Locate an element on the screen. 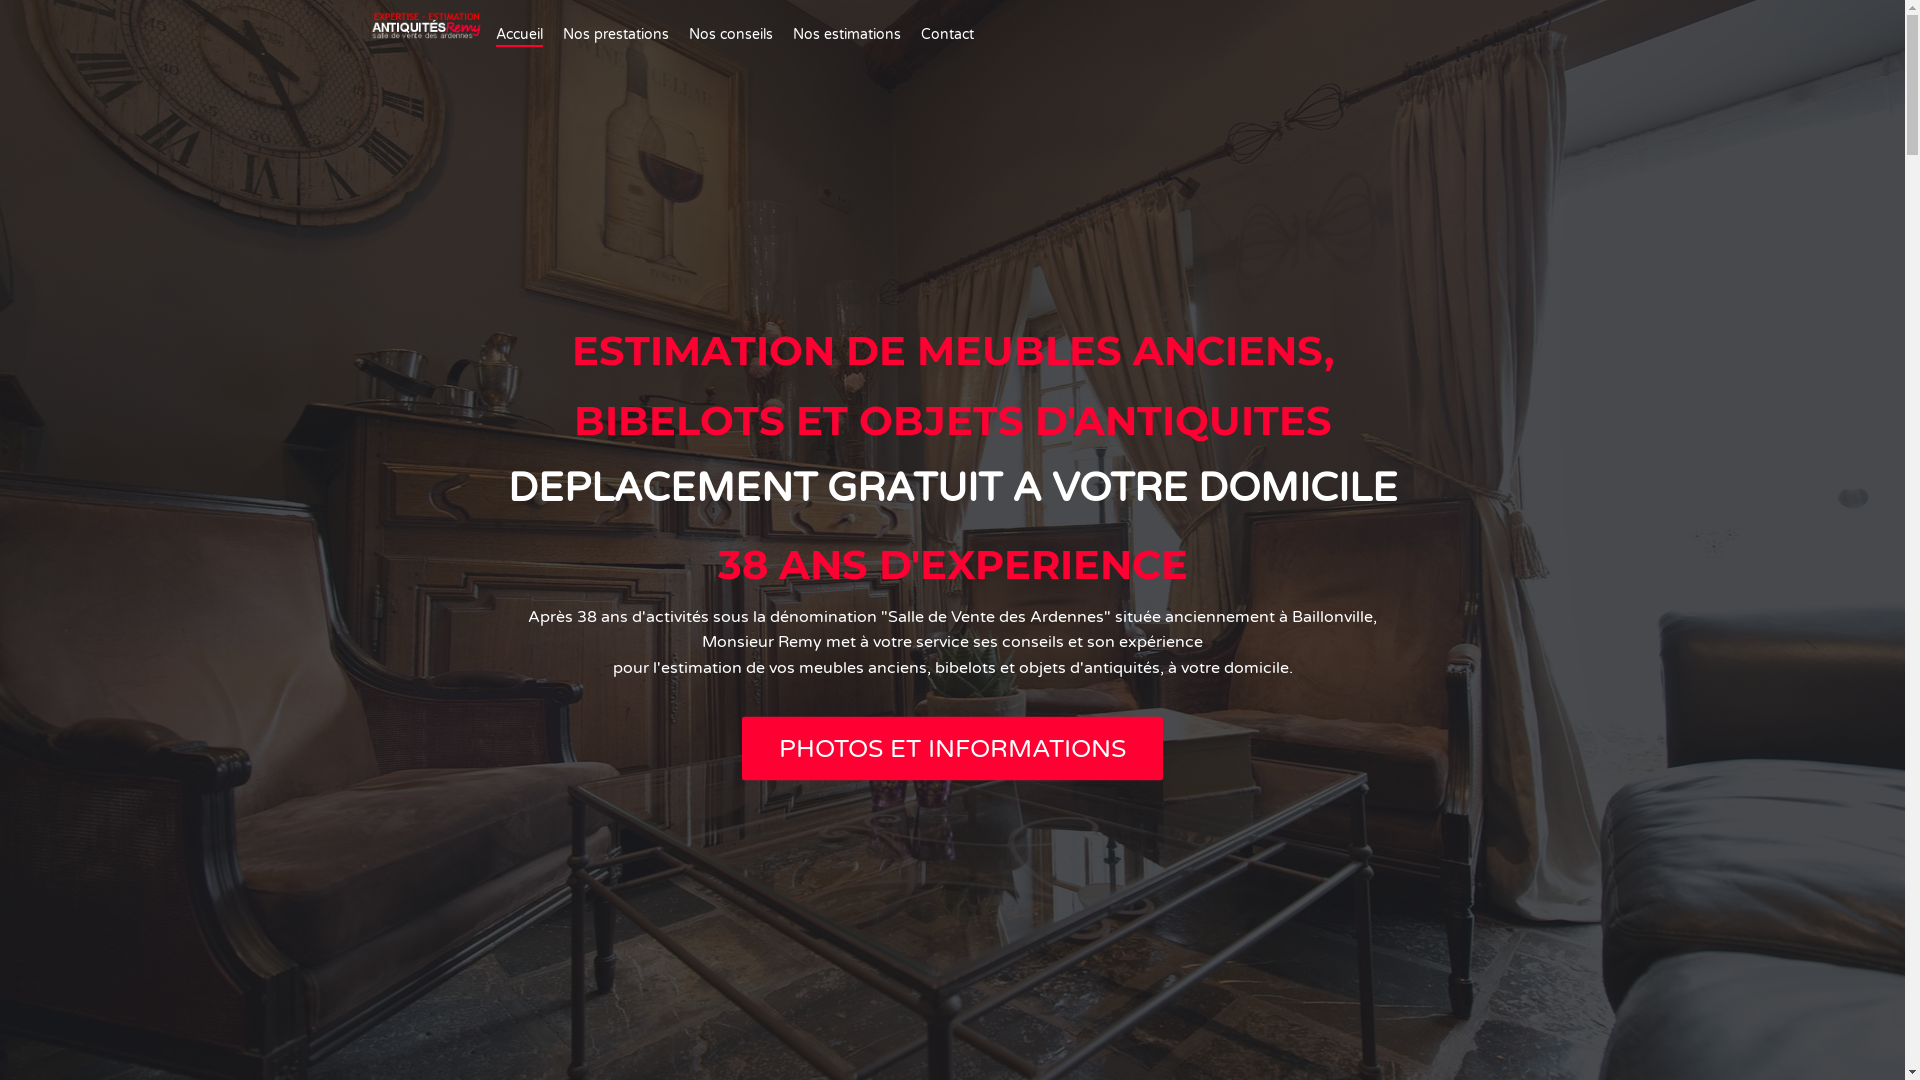 The image size is (1920, 1080). 'Contact' is located at coordinates (946, 35).